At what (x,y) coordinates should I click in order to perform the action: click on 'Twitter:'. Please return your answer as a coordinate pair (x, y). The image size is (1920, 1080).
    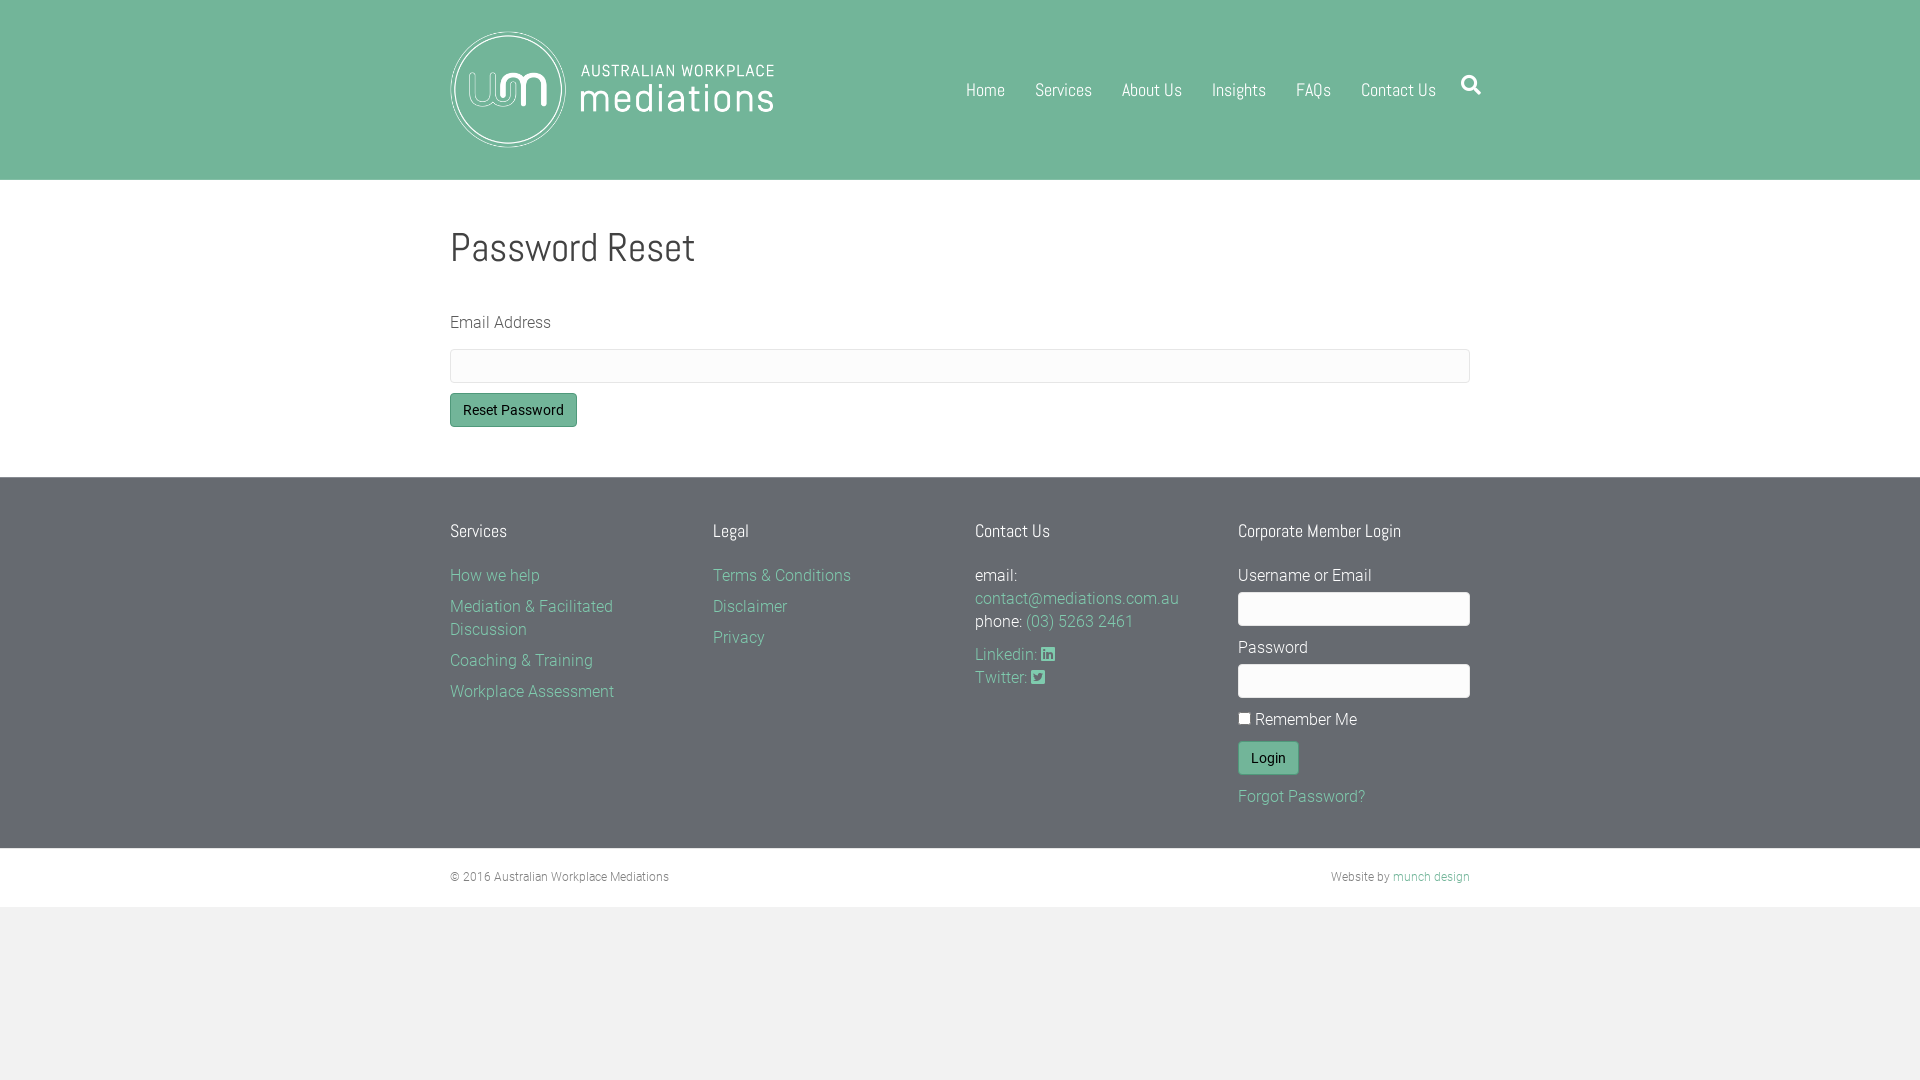
    Looking at the image, I should click on (1009, 676).